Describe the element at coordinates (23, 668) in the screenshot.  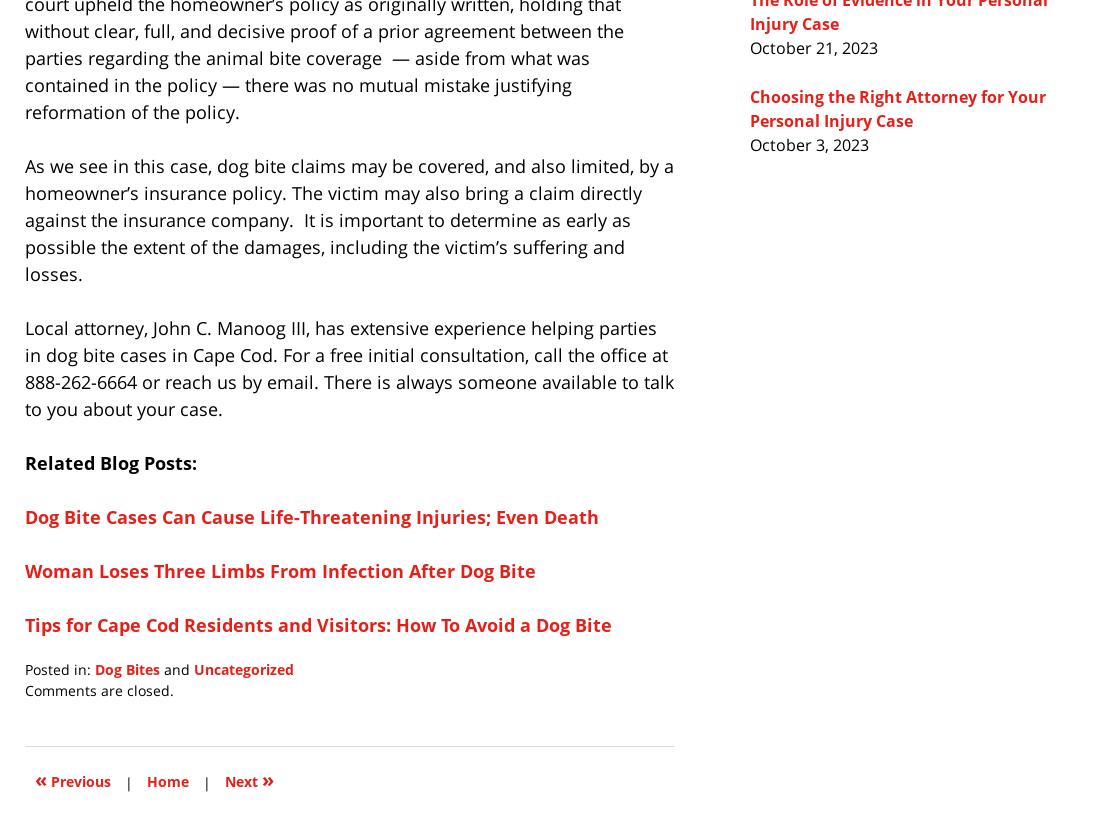
I see `'Posted in:'` at that location.